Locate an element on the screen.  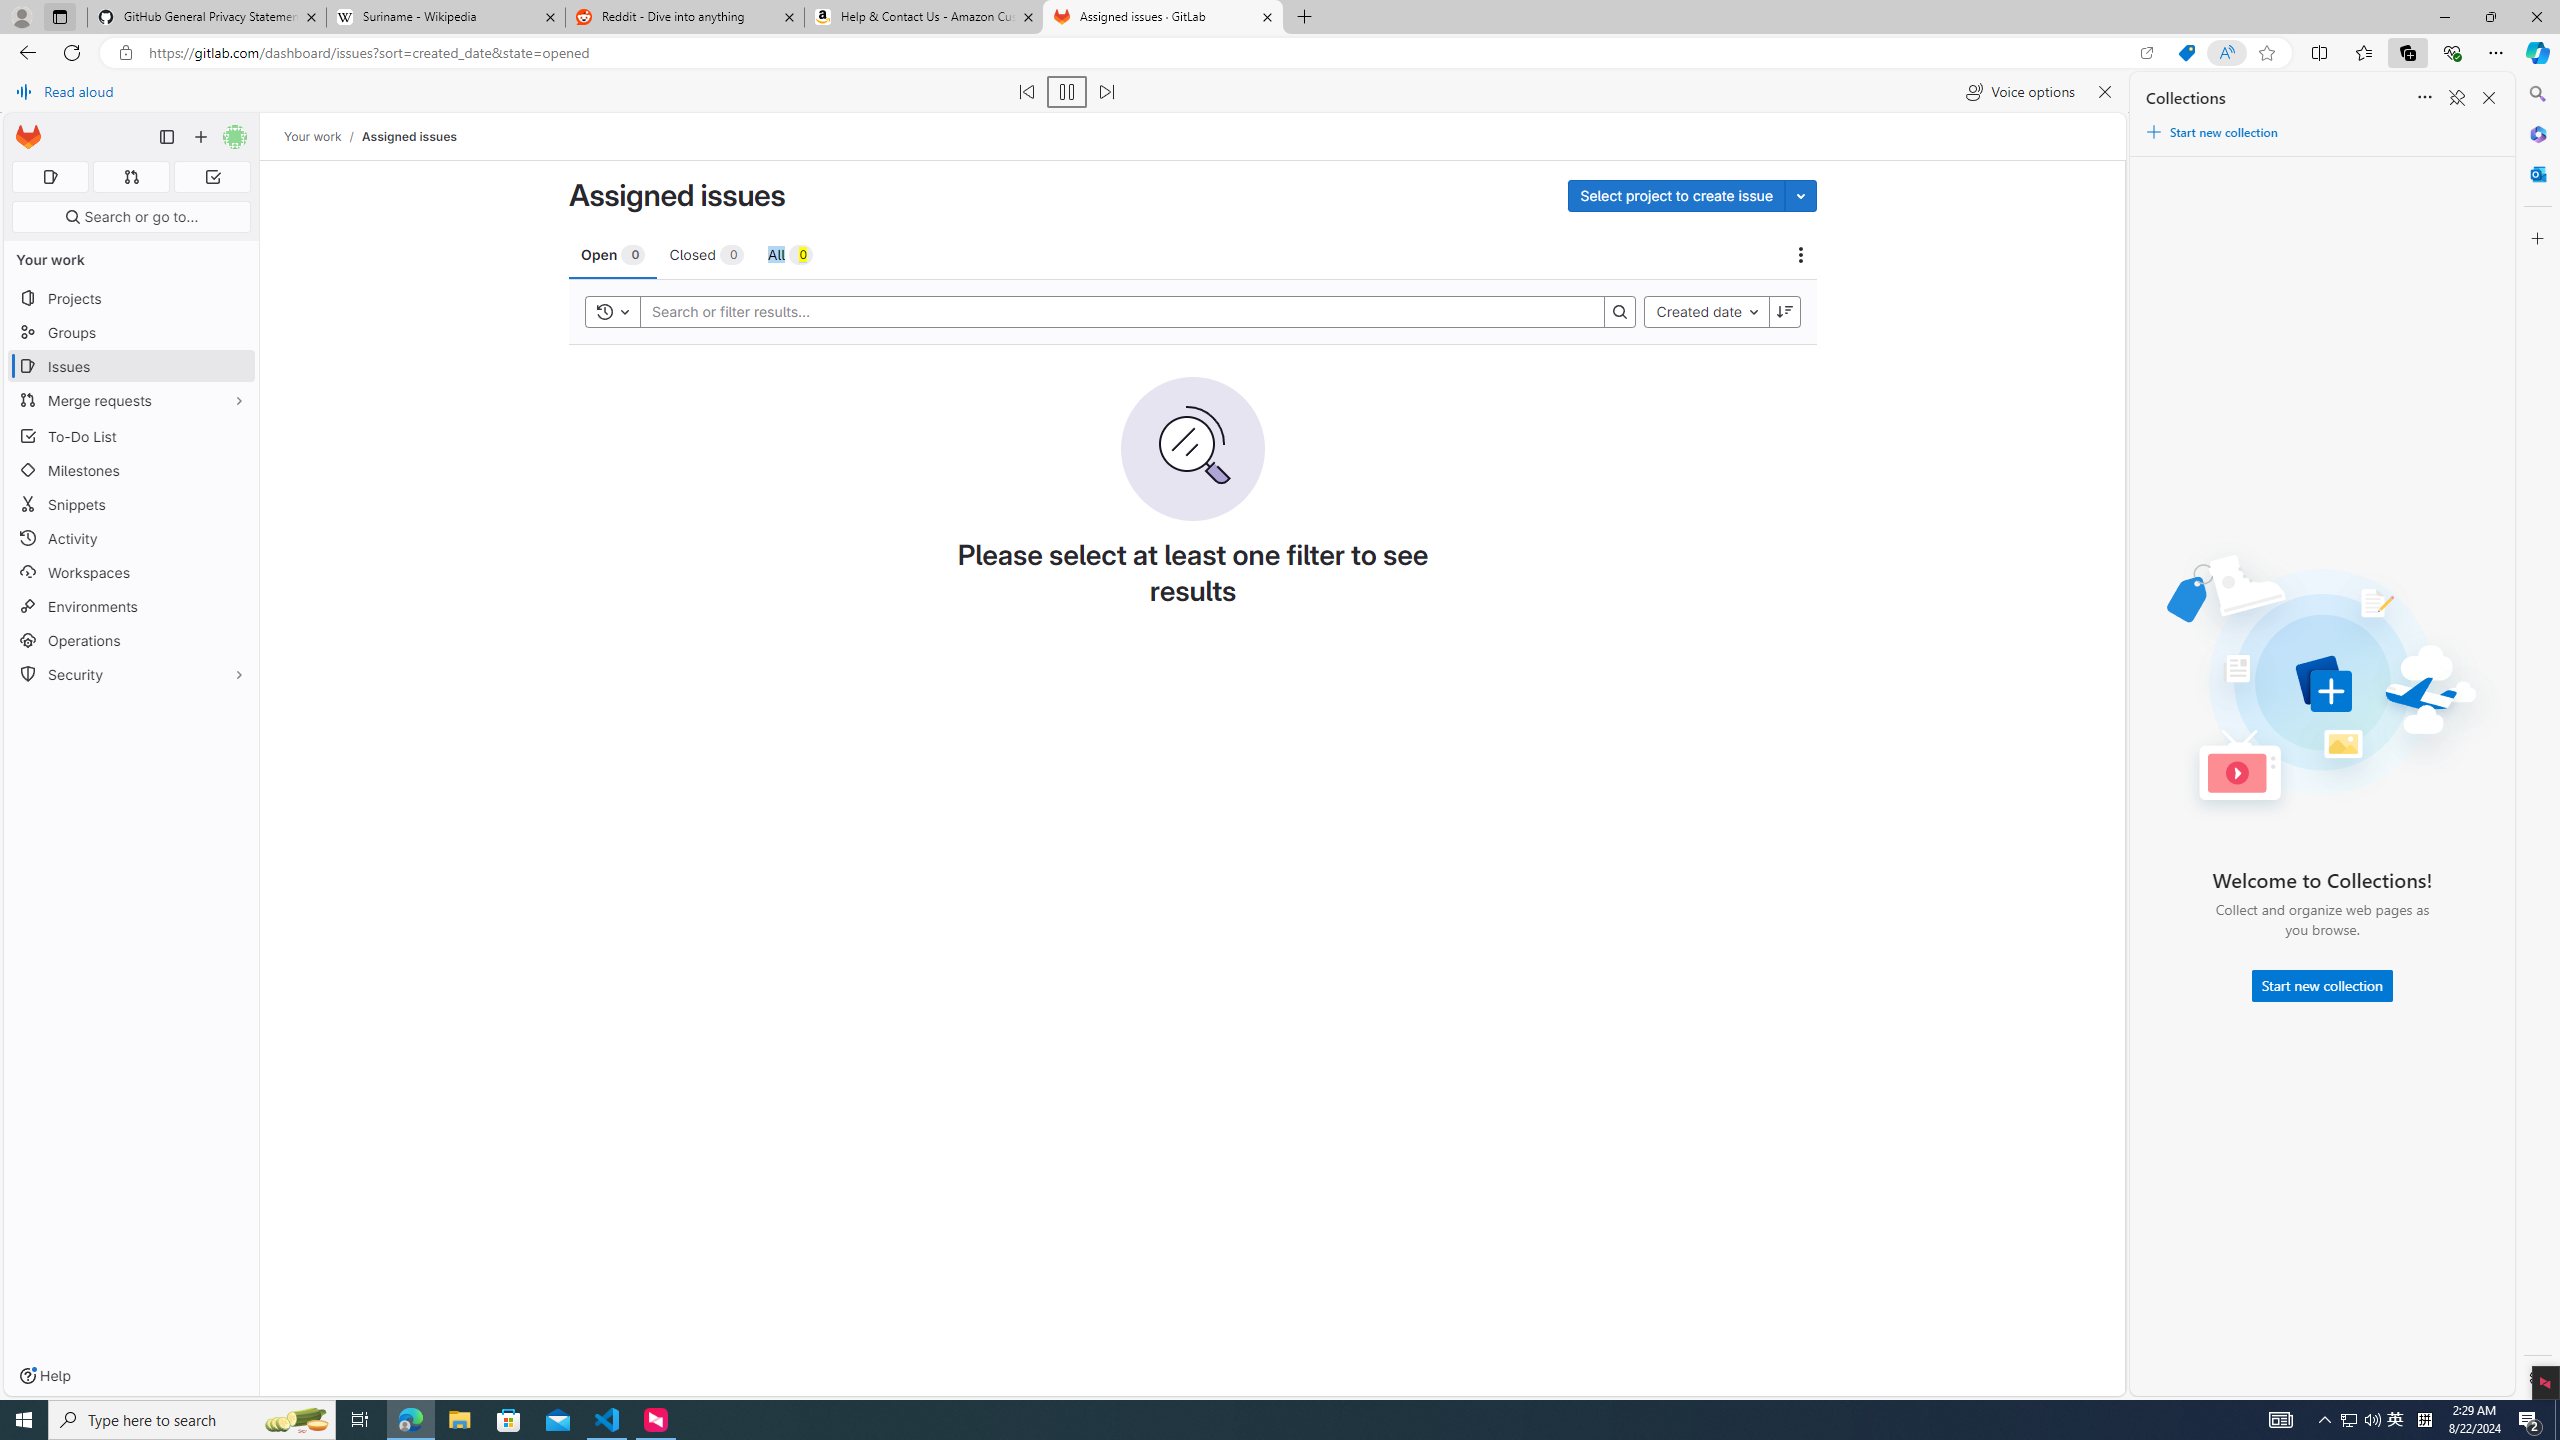
'Assigned issues' is located at coordinates (408, 137).